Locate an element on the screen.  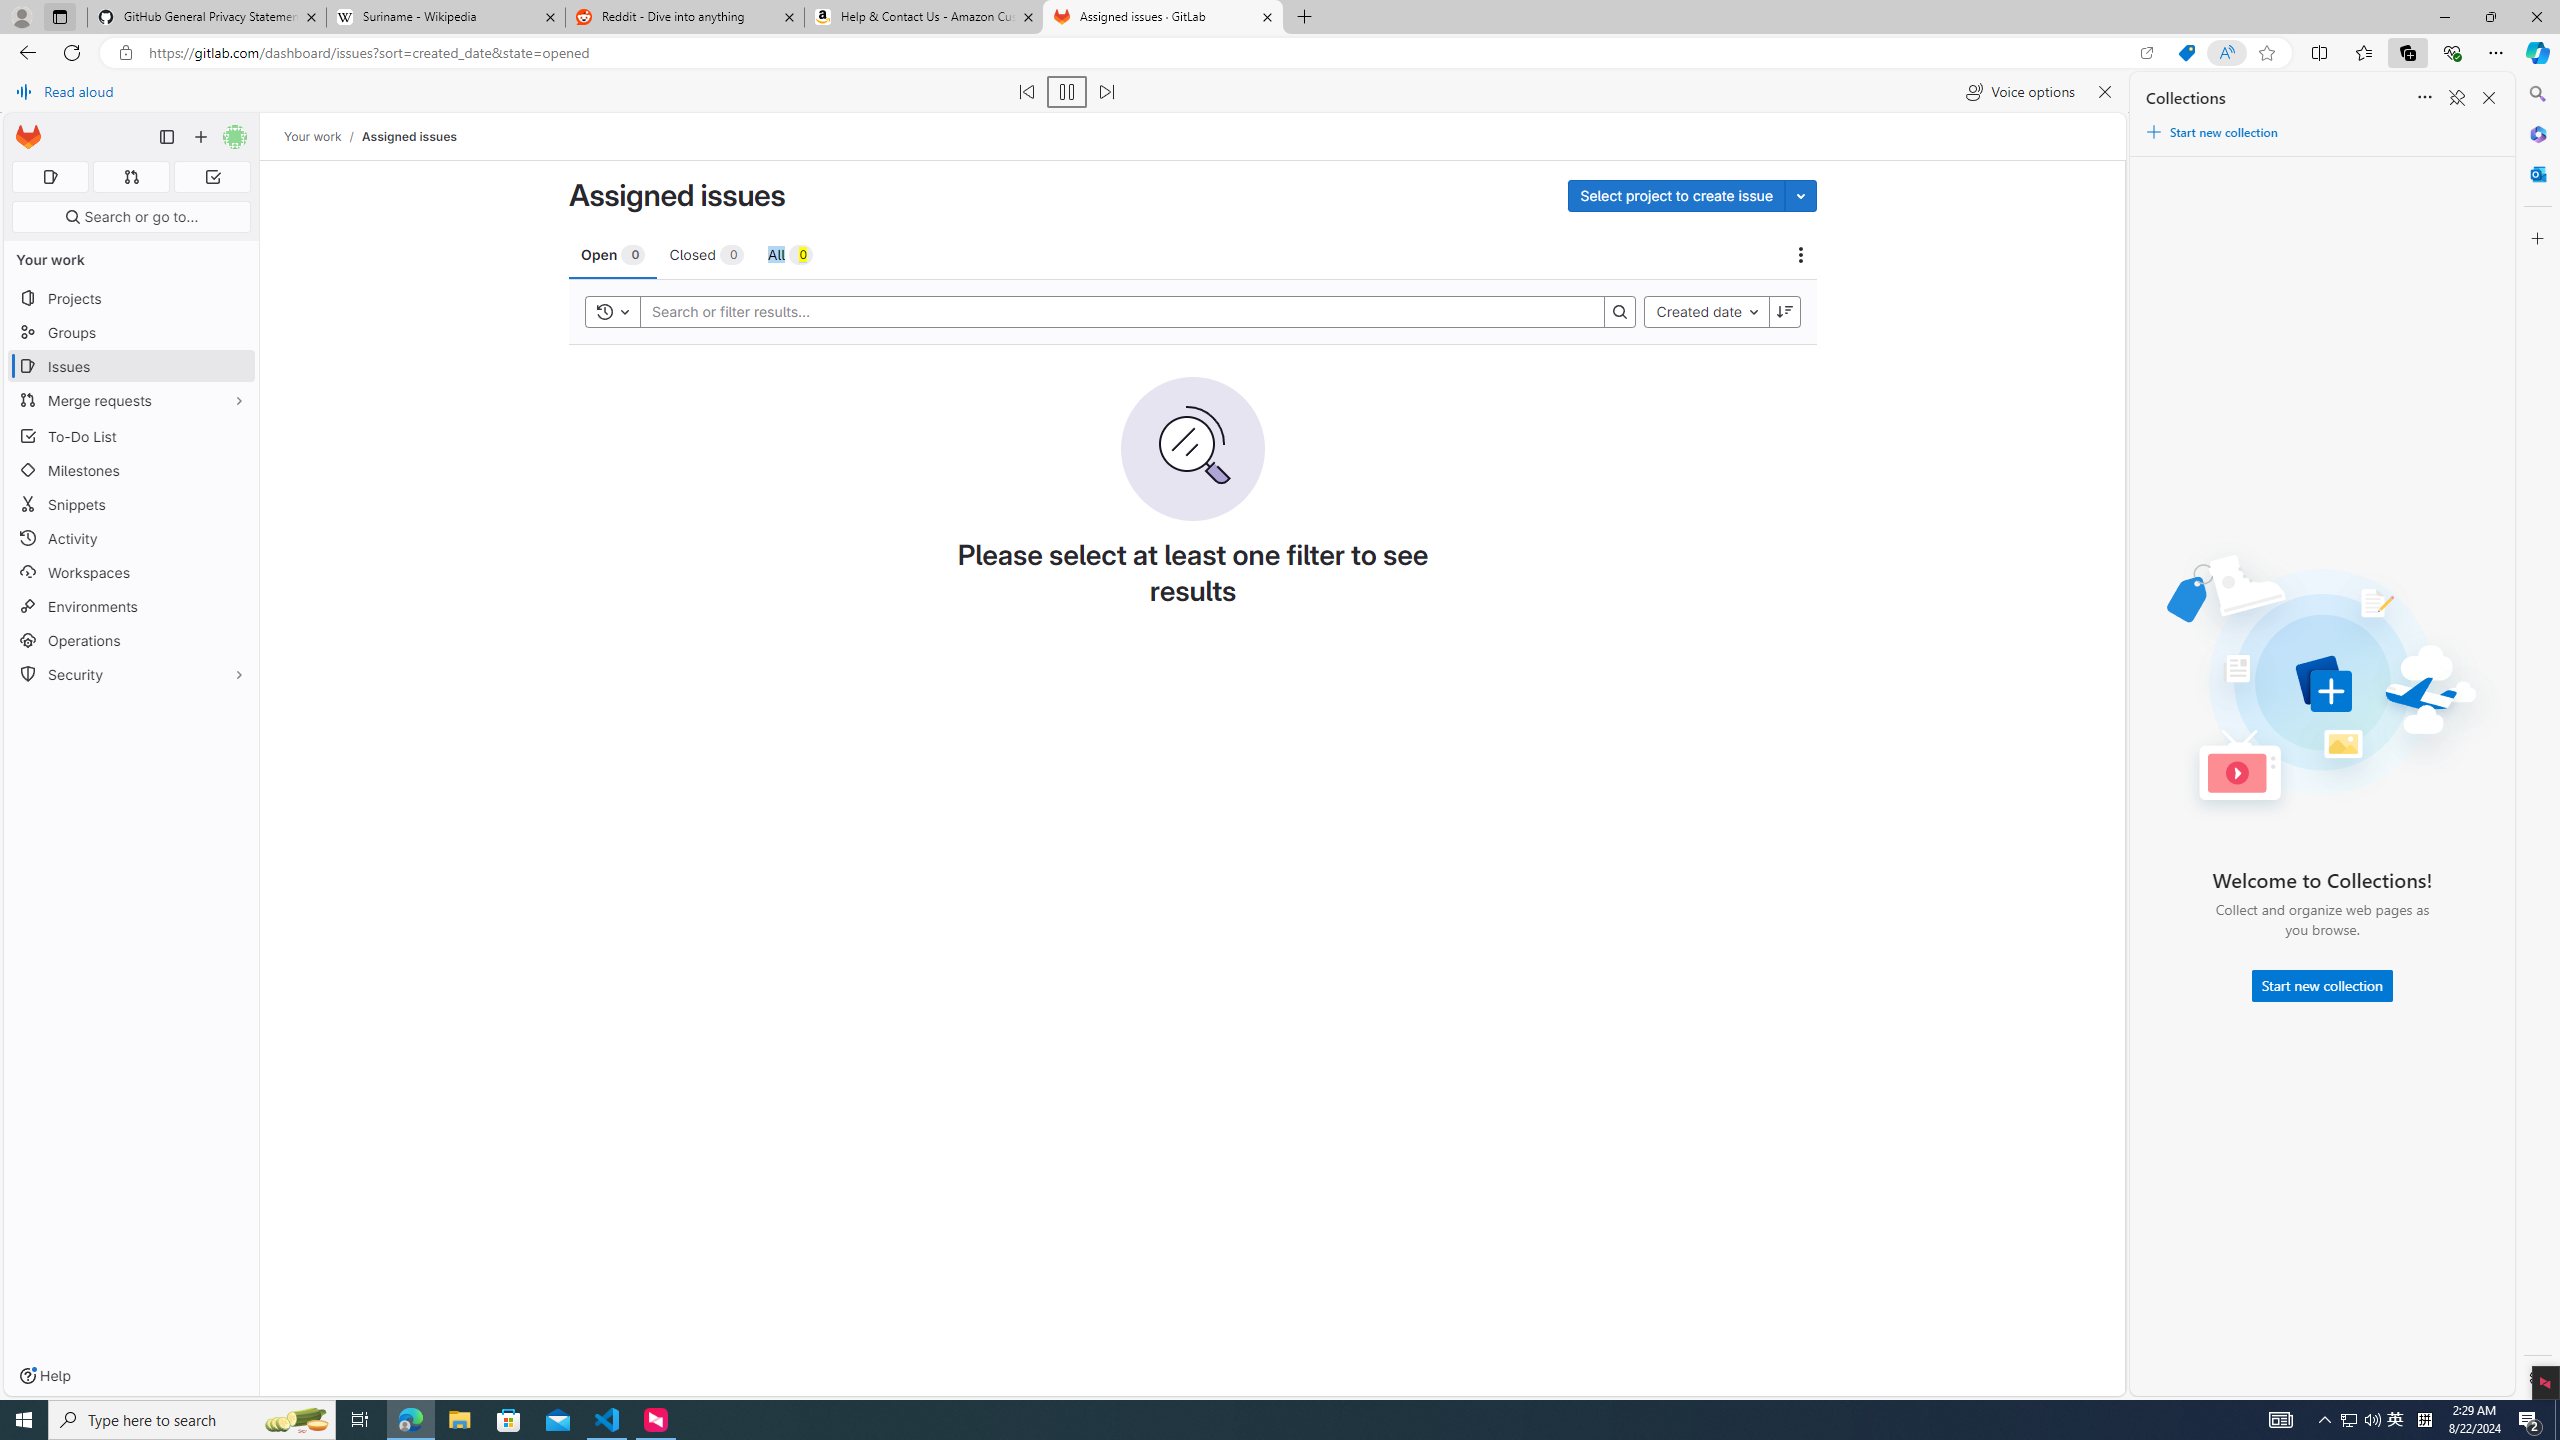
'Assigned issues' is located at coordinates (408, 137).